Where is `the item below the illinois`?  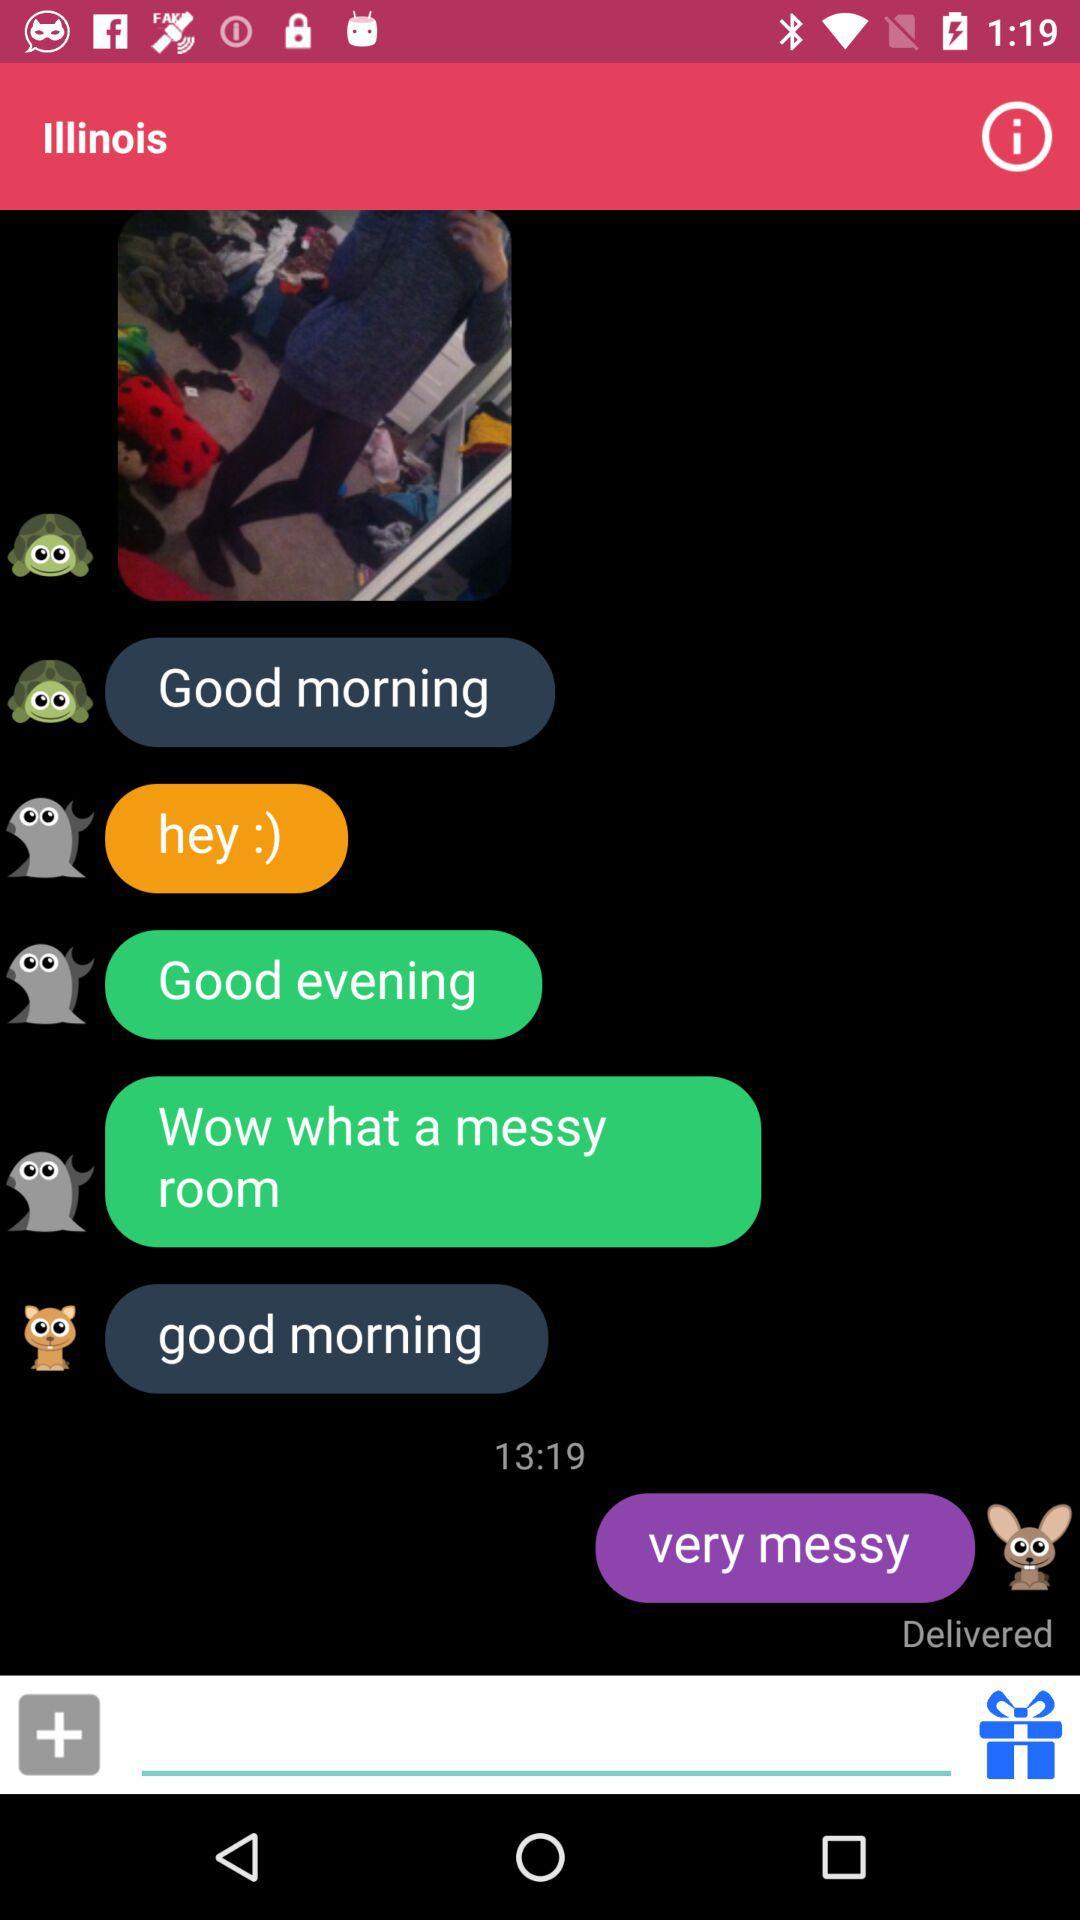
the item below the illinois is located at coordinates (315, 404).